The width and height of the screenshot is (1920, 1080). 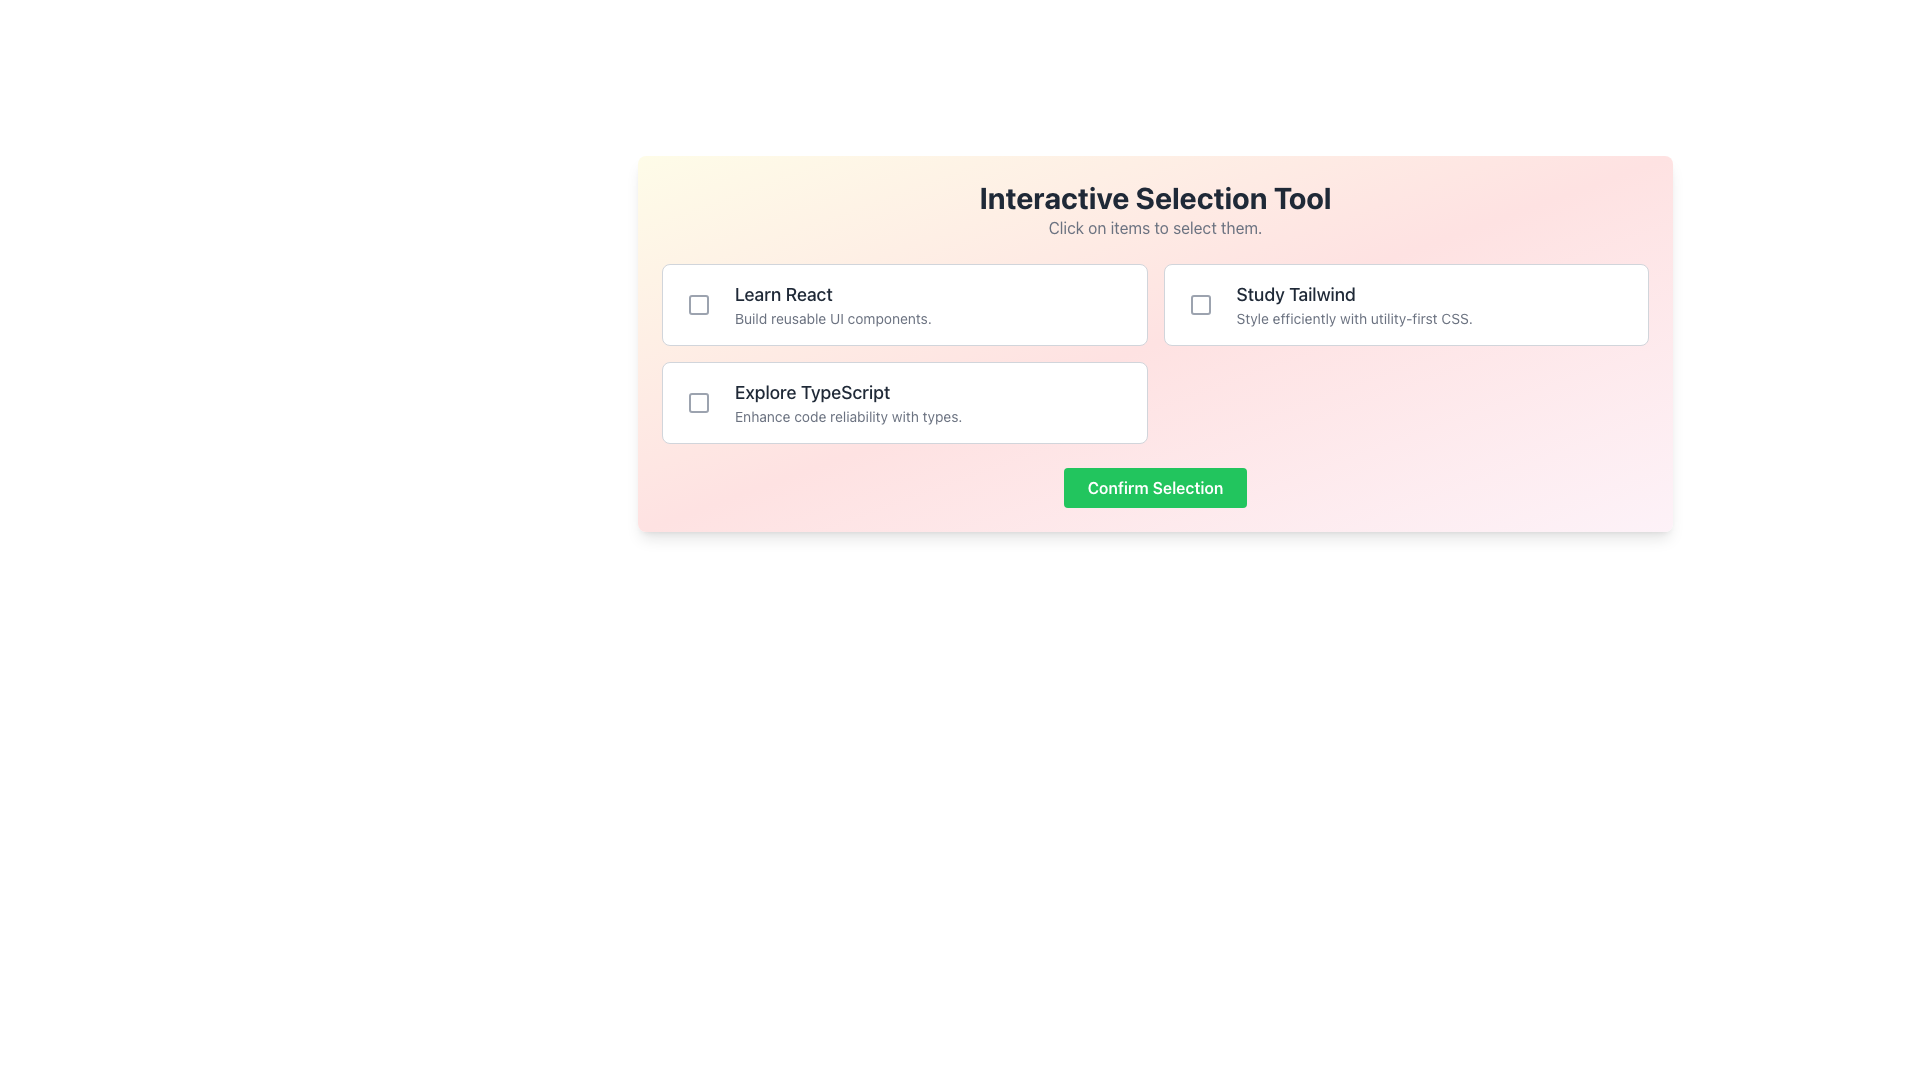 I want to click on the checkbox for the 'Learn React' section, so click(x=699, y=304).